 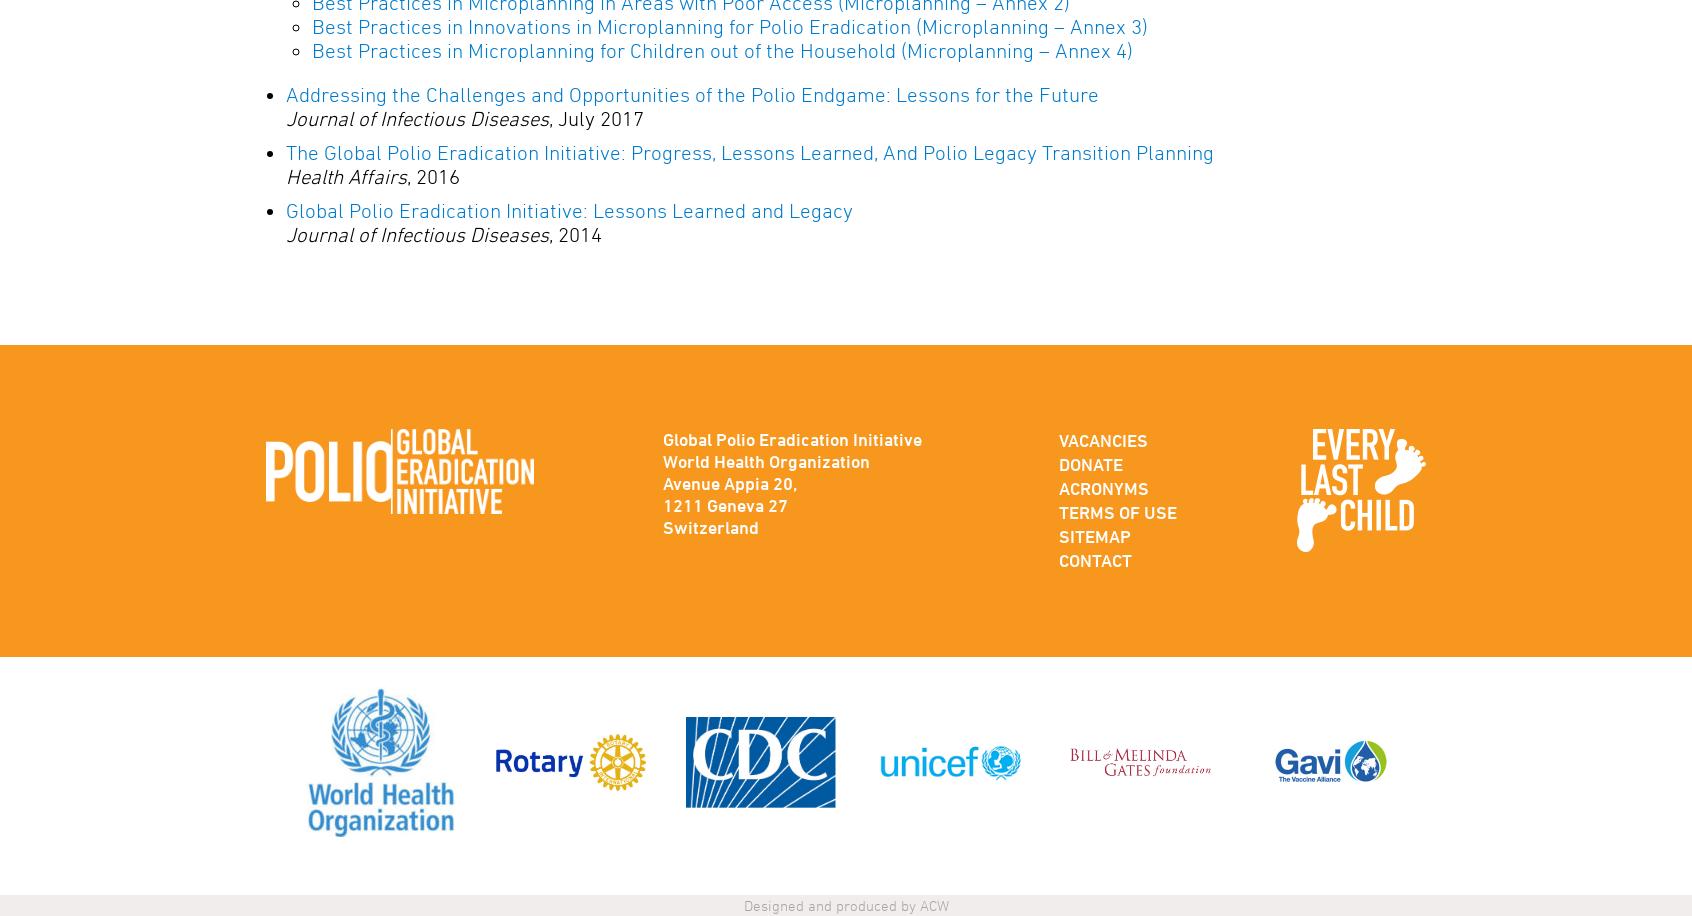 I want to click on 'Global Polio Eradication Initiative', so click(x=662, y=438).